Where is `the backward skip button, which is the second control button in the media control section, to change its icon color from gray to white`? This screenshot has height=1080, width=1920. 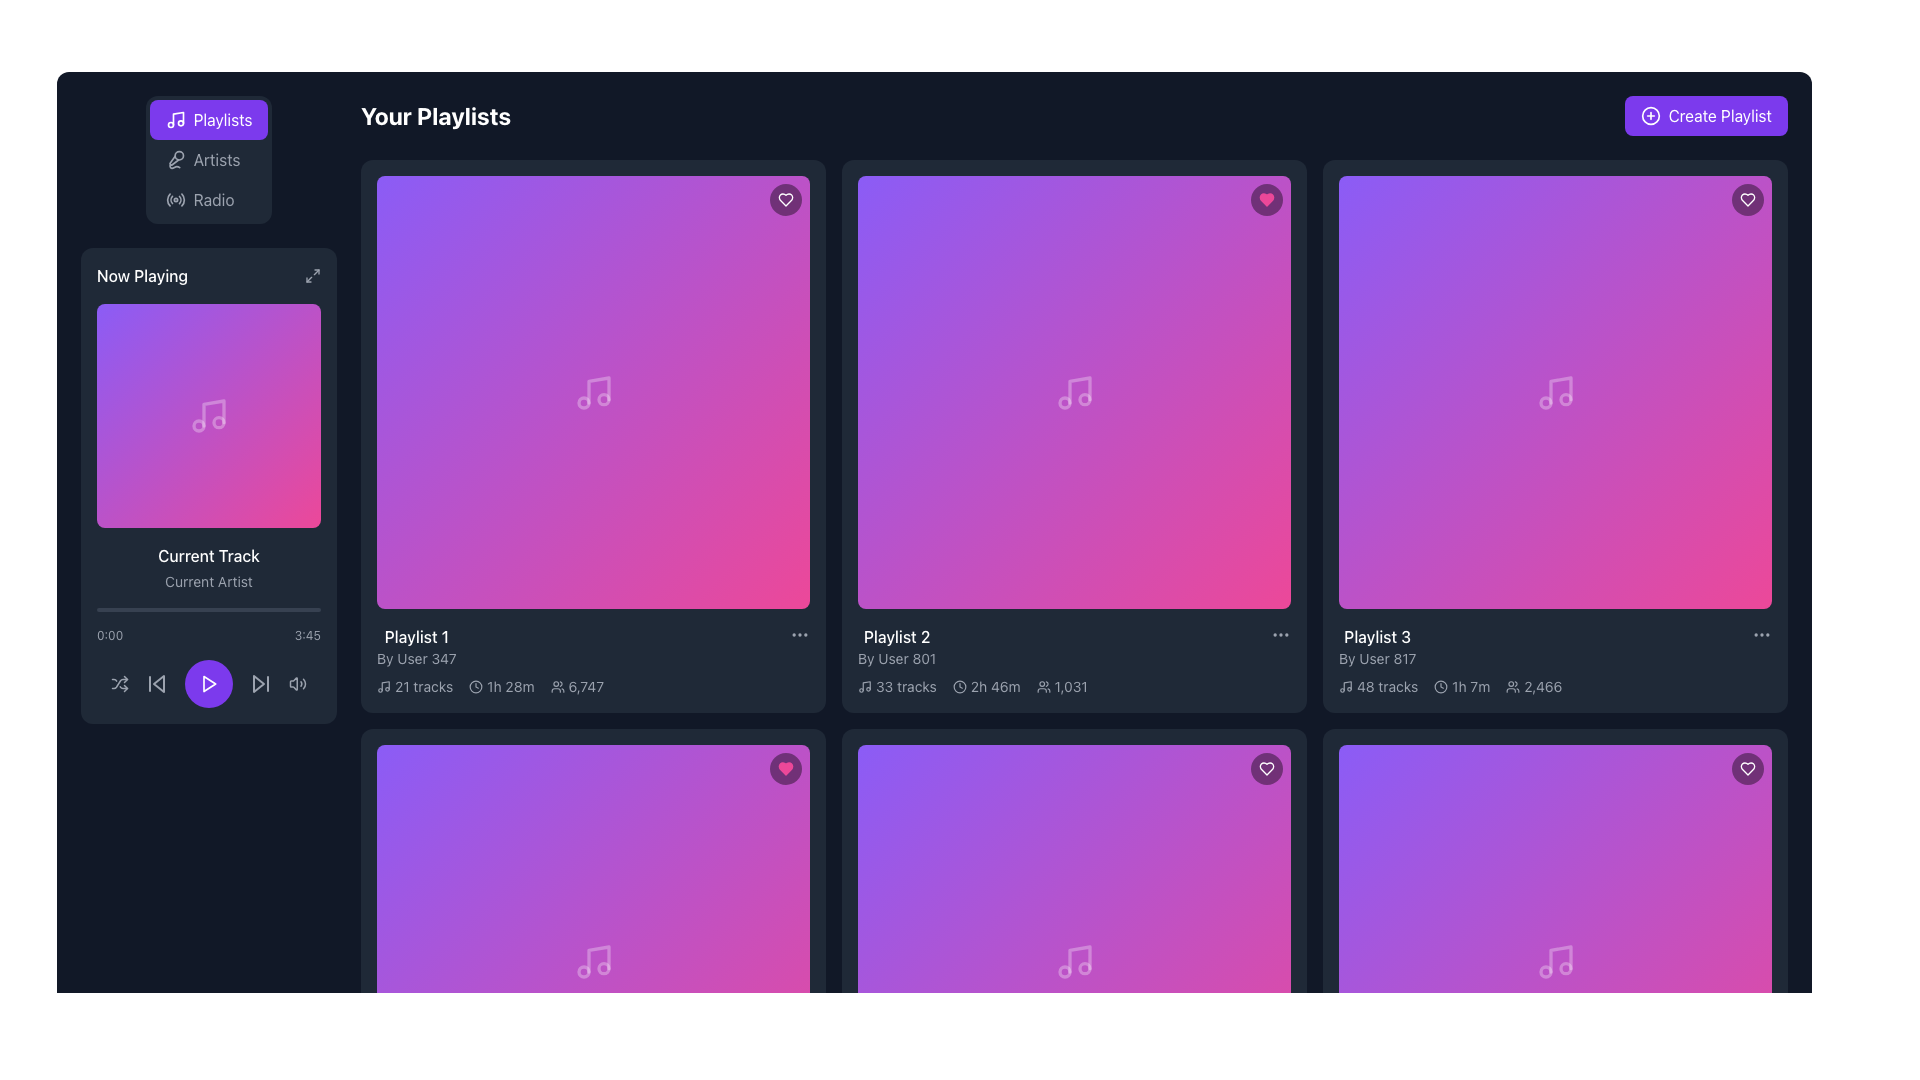
the backward skip button, which is the second control button in the media control section, to change its icon color from gray to white is located at coordinates (156, 682).